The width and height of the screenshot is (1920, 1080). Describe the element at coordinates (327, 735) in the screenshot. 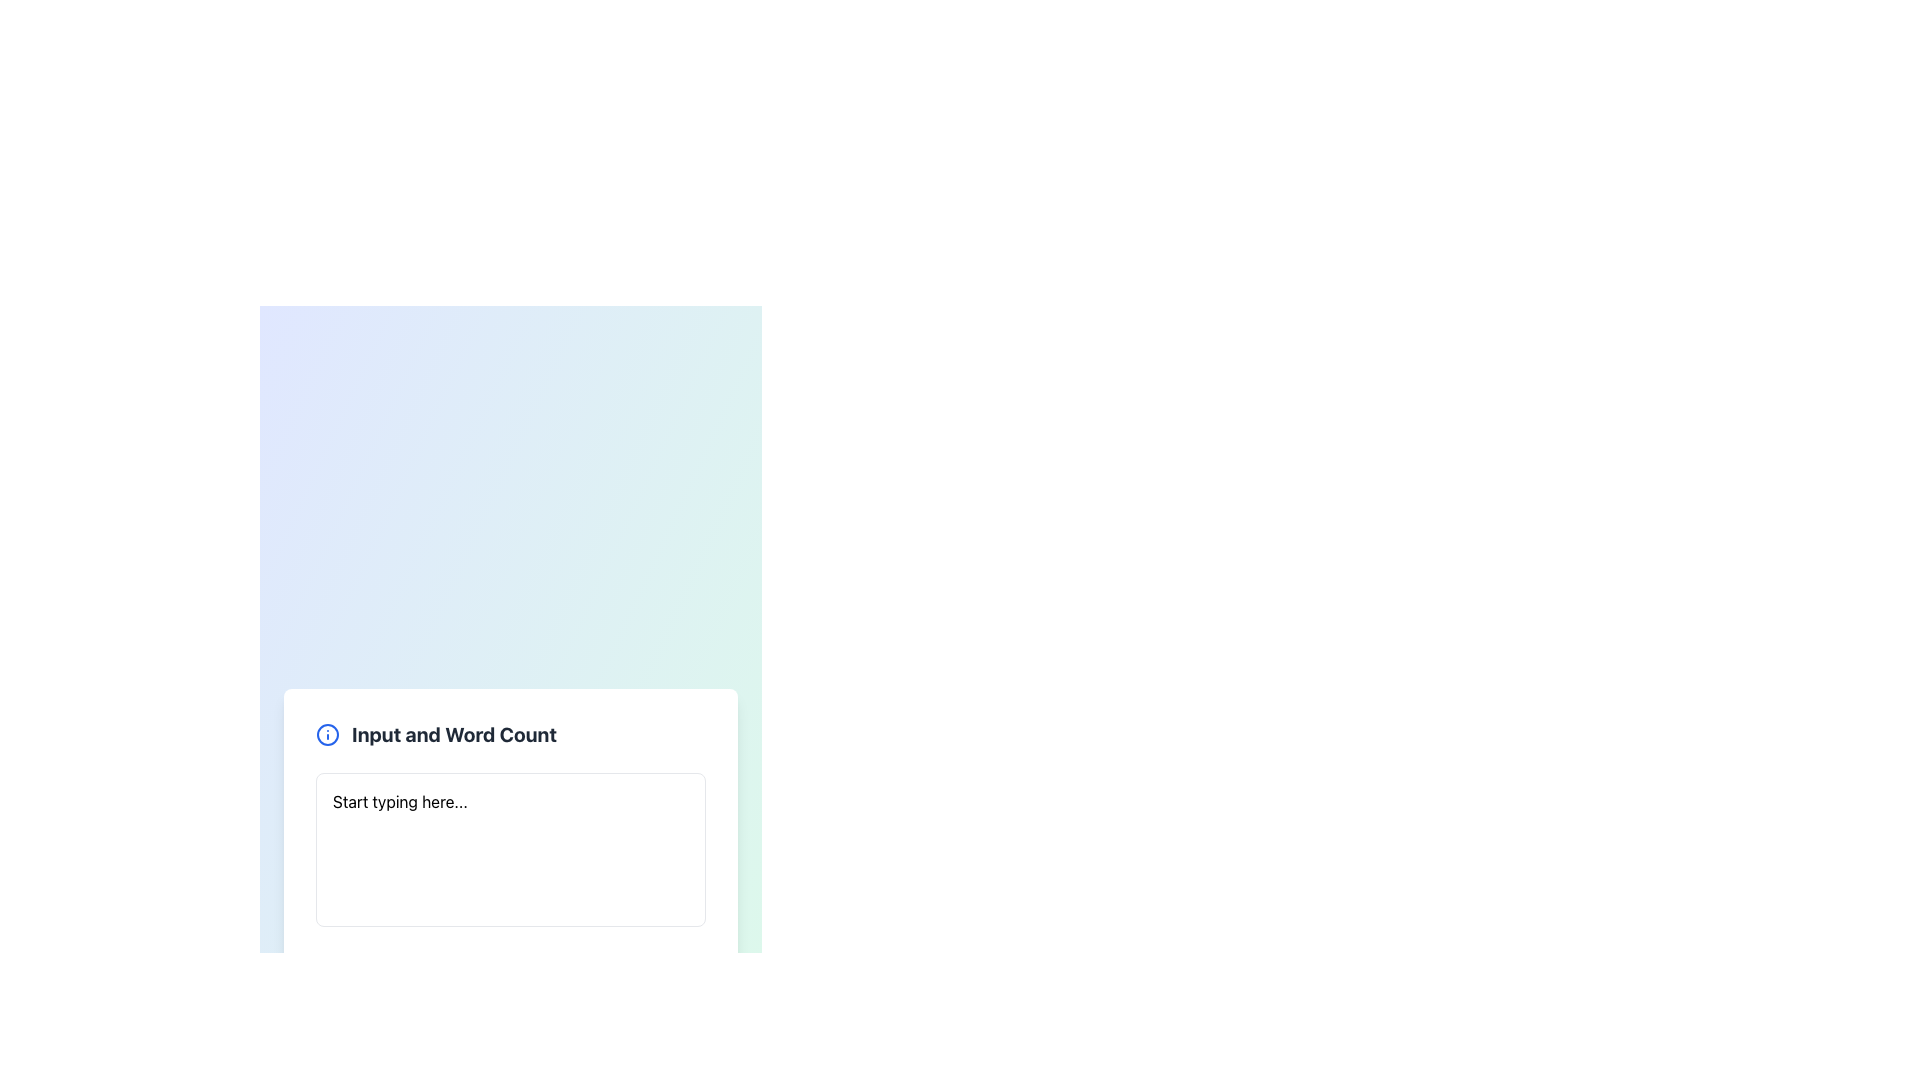

I see `the main circular part of the 'info' icon located at the top-left corner of the 'Input and Word Count' interface block` at that location.